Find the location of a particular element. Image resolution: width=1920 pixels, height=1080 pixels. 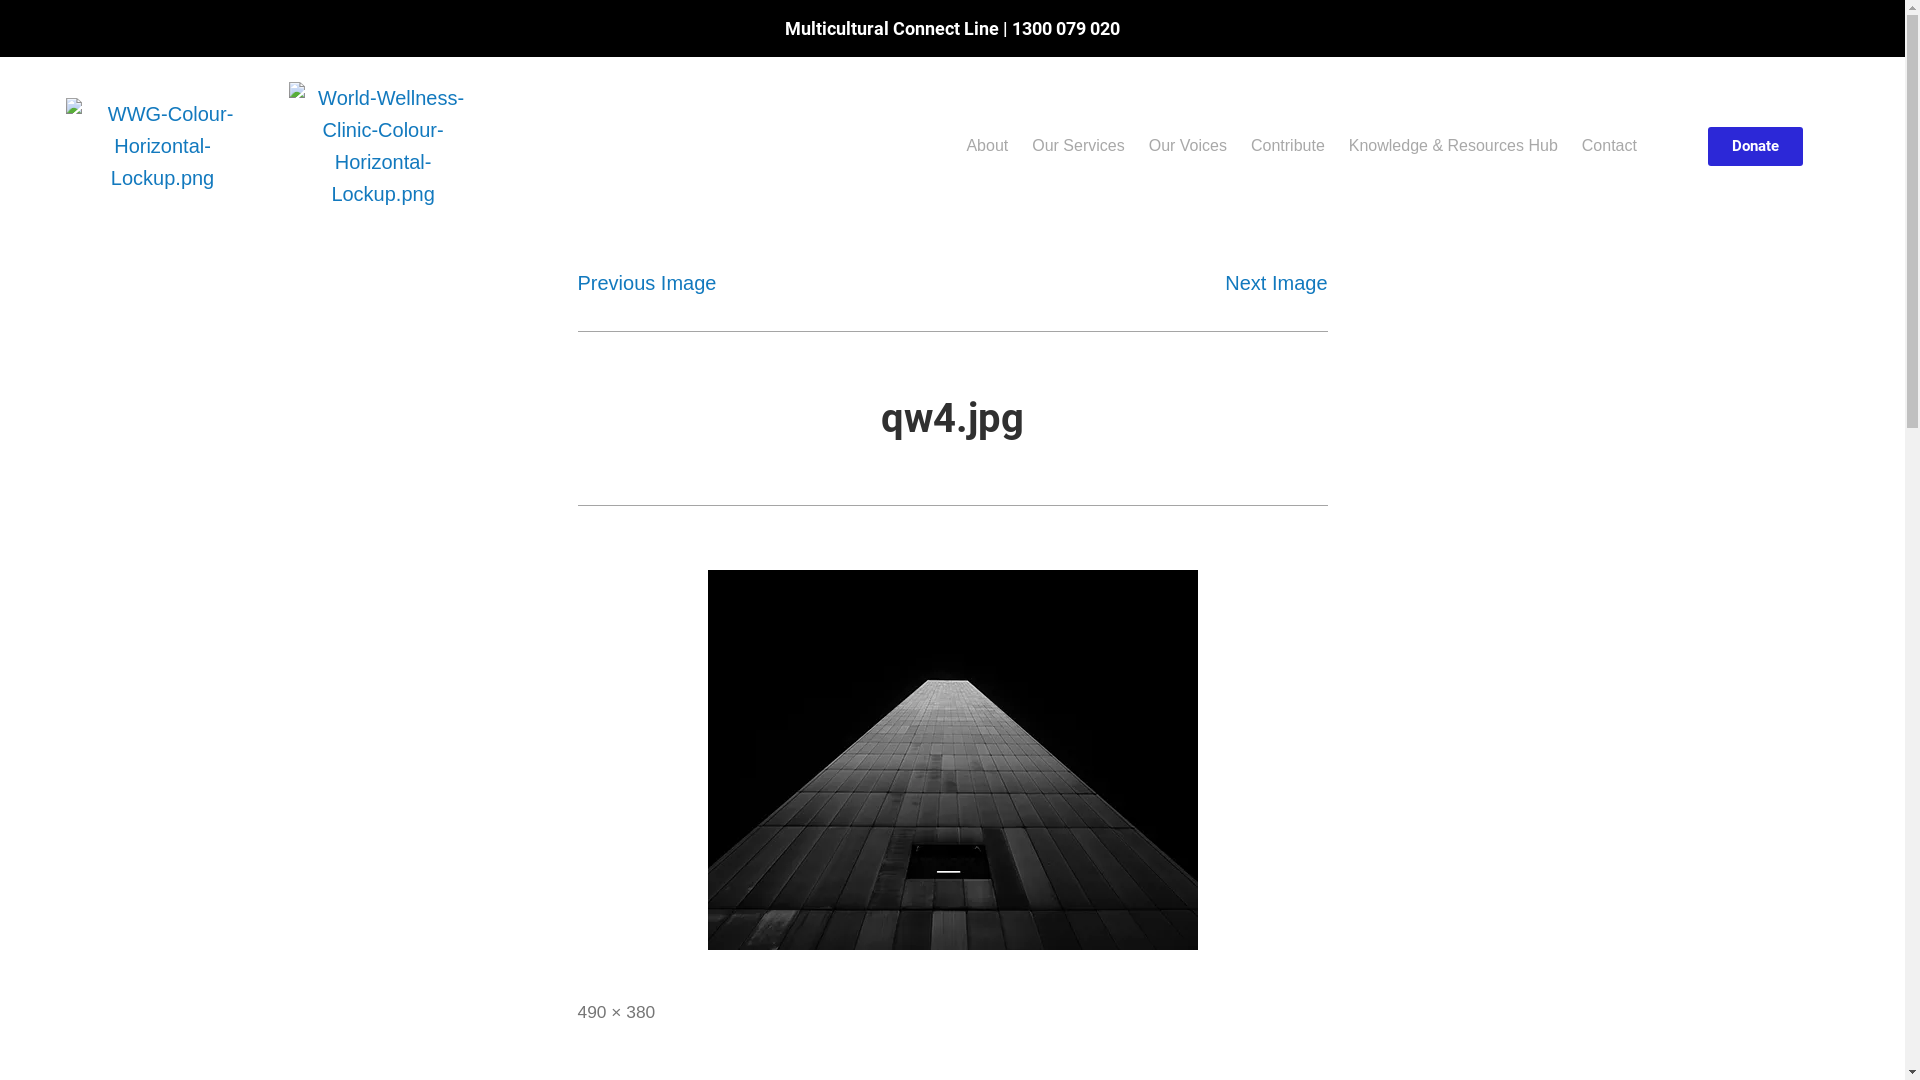

'Our Services' is located at coordinates (1077, 145).